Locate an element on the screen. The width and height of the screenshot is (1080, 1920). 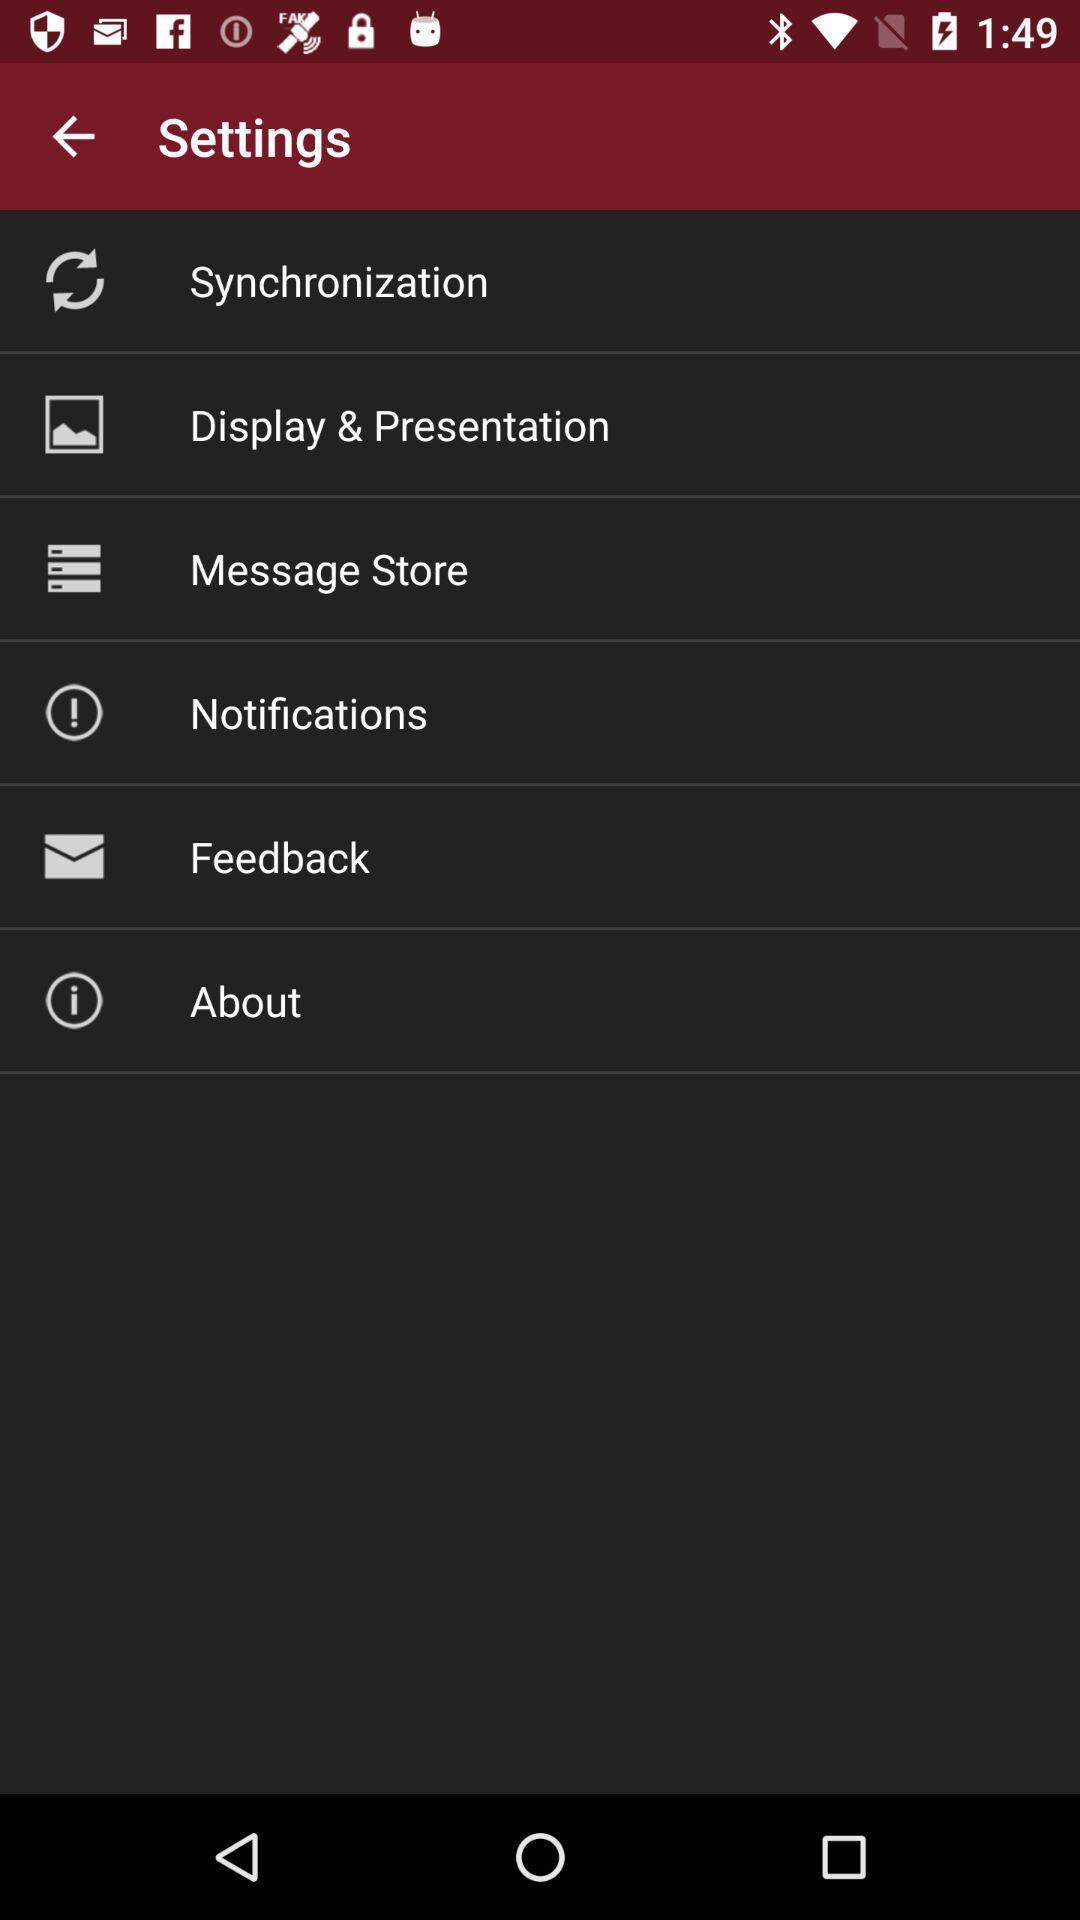
the message store is located at coordinates (328, 567).